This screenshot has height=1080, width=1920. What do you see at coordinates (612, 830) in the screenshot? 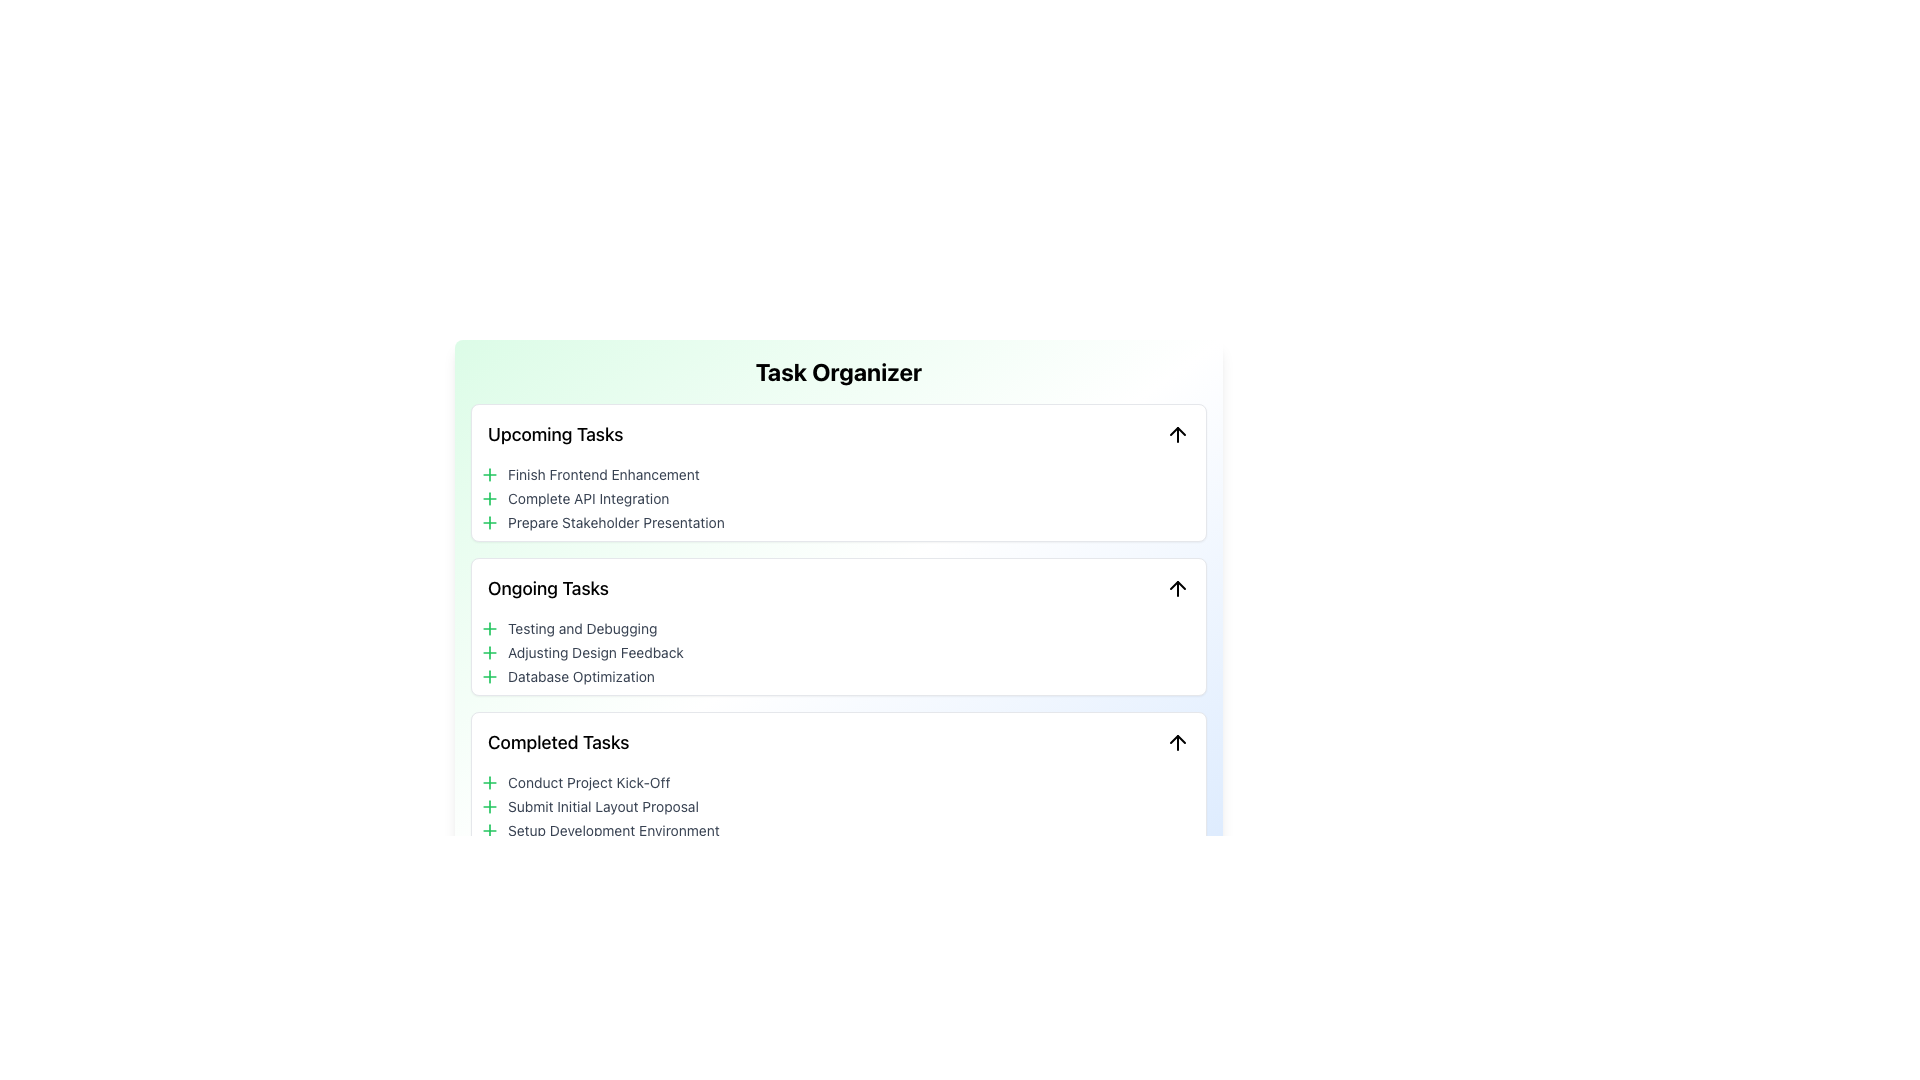
I see `text of the Text Label representing the title of a completed task in the 'Completed Tasks' list, located below the 'Submit Initial Layout Proposal' item` at bounding box center [612, 830].